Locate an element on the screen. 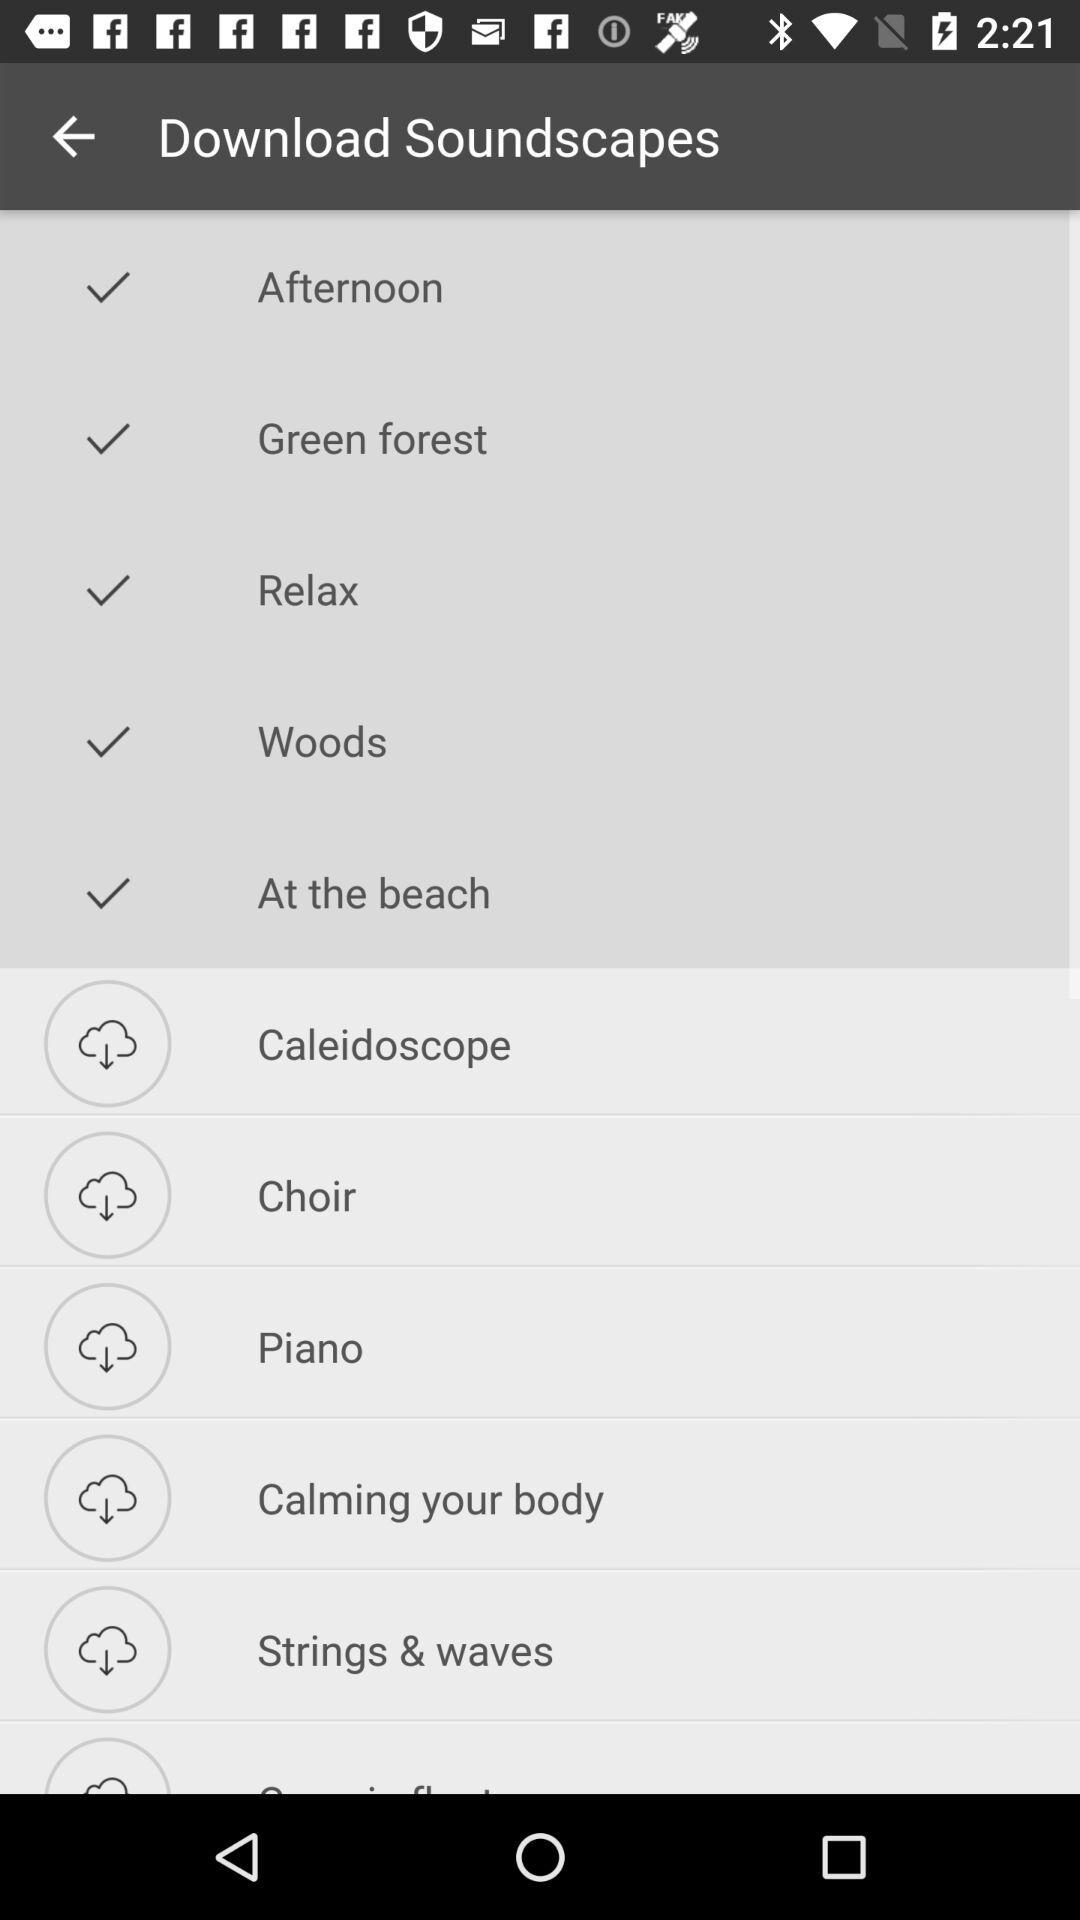  the icon above the strings & waves icon is located at coordinates (668, 1498).